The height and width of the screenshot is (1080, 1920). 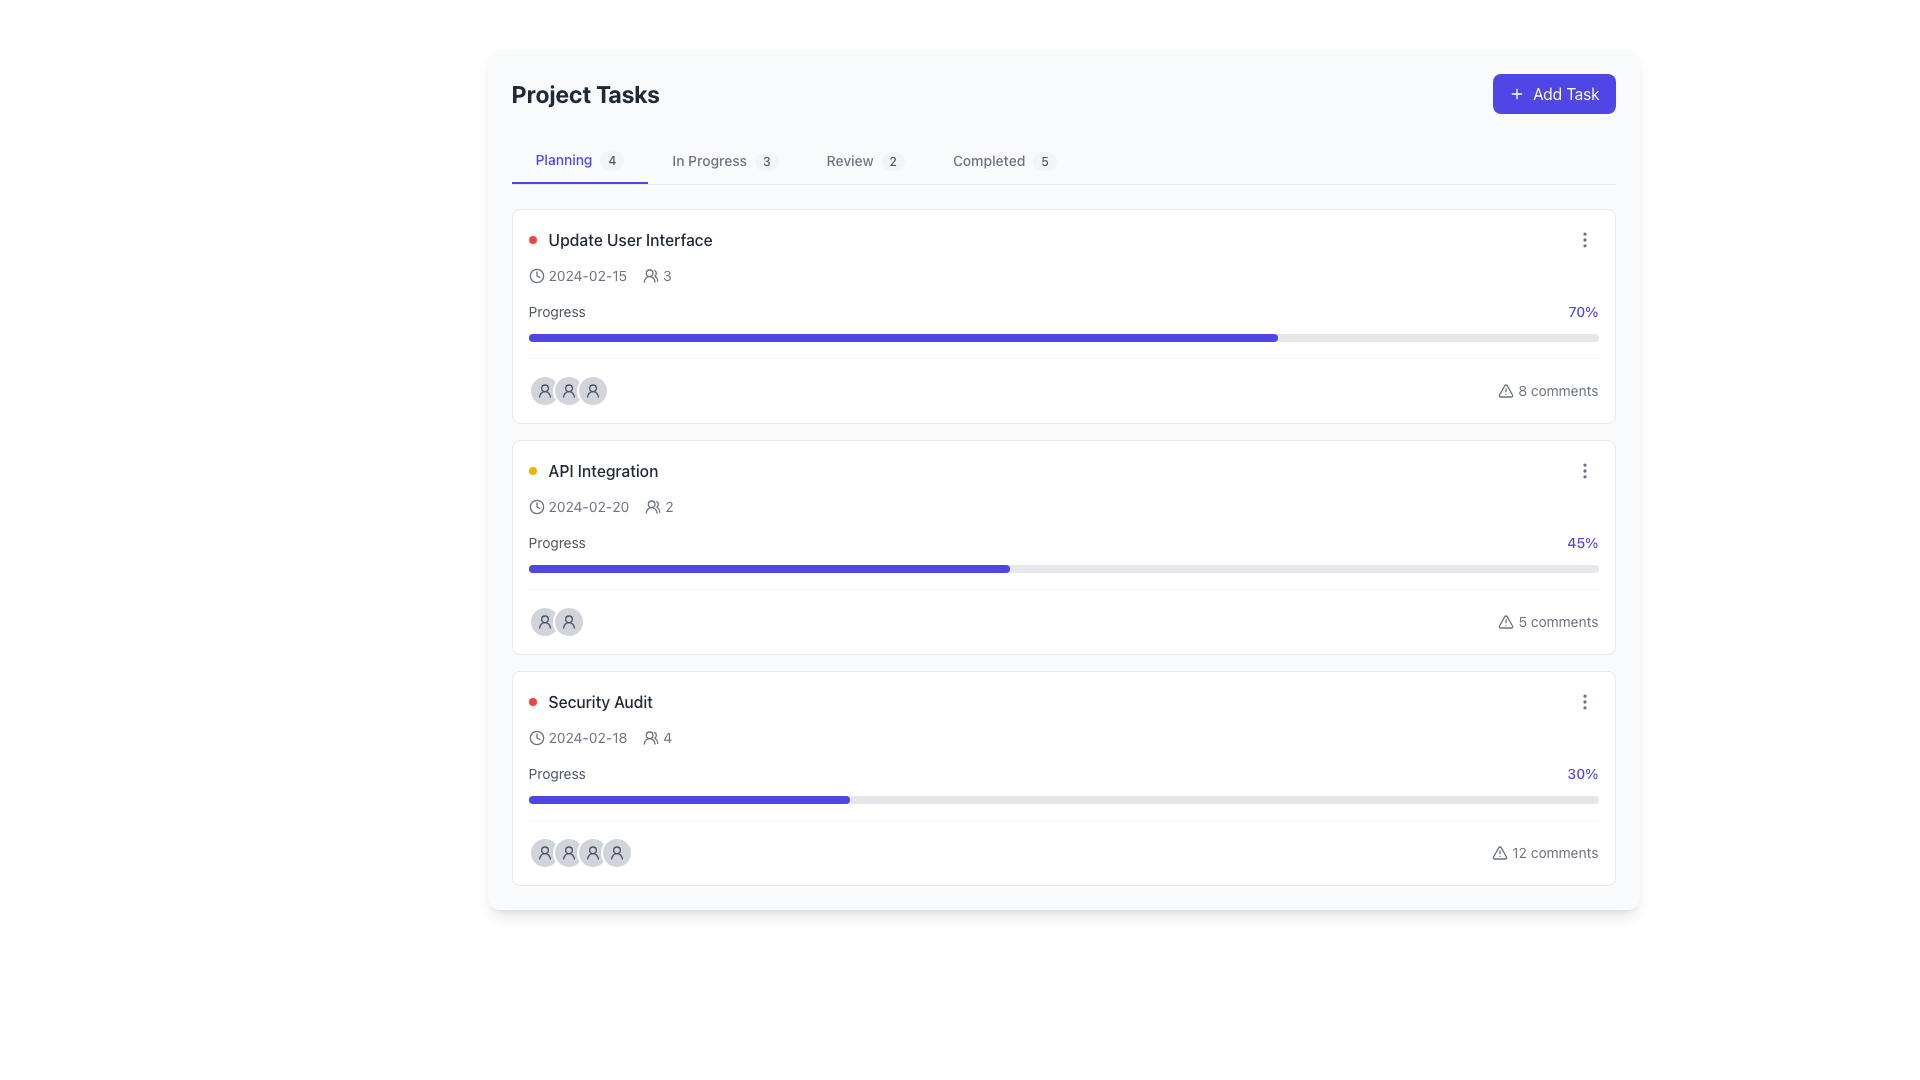 I want to click on the clickable text element for filtering tasks marked as 'Completed', located in the horizontal navigation bar under 'Project Tasks', positioned after 'Review 2' and before the badge displaying '5', so click(x=1004, y=160).